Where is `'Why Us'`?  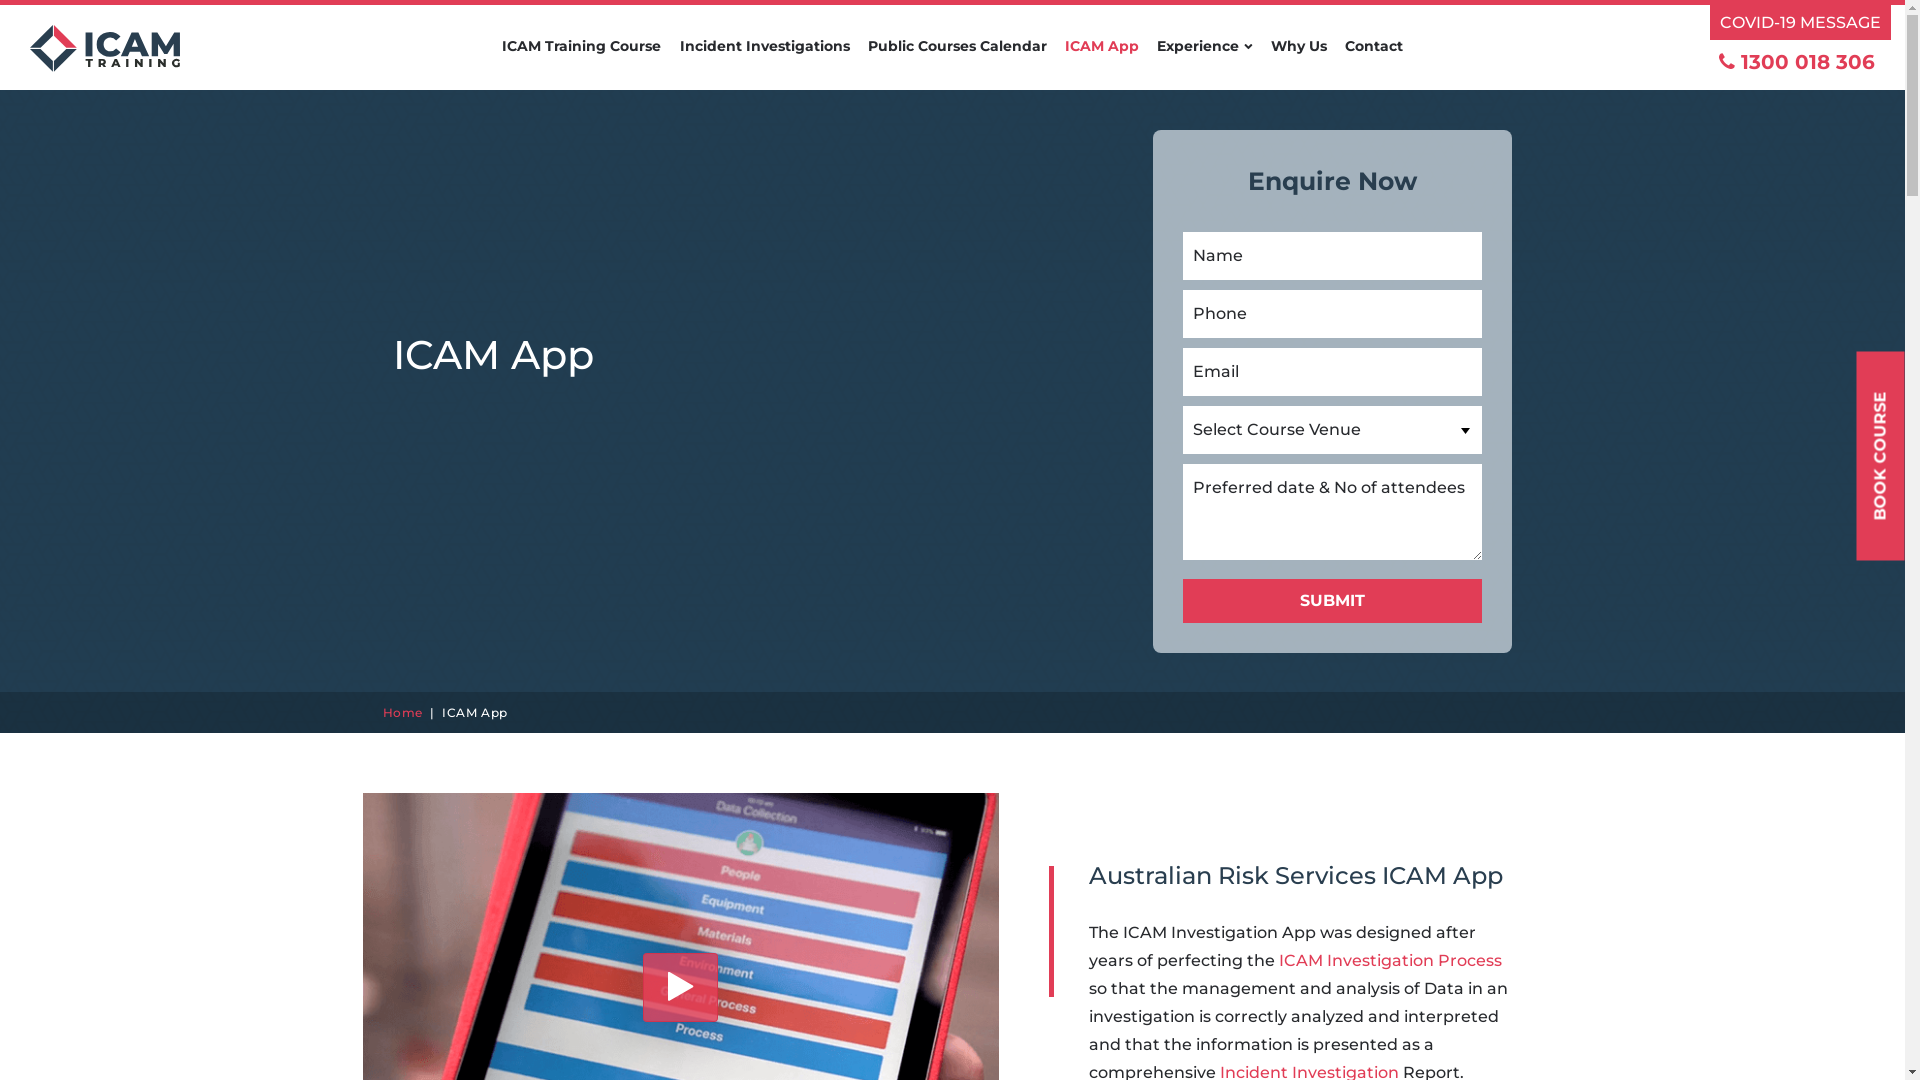 'Why Us' is located at coordinates (1297, 60).